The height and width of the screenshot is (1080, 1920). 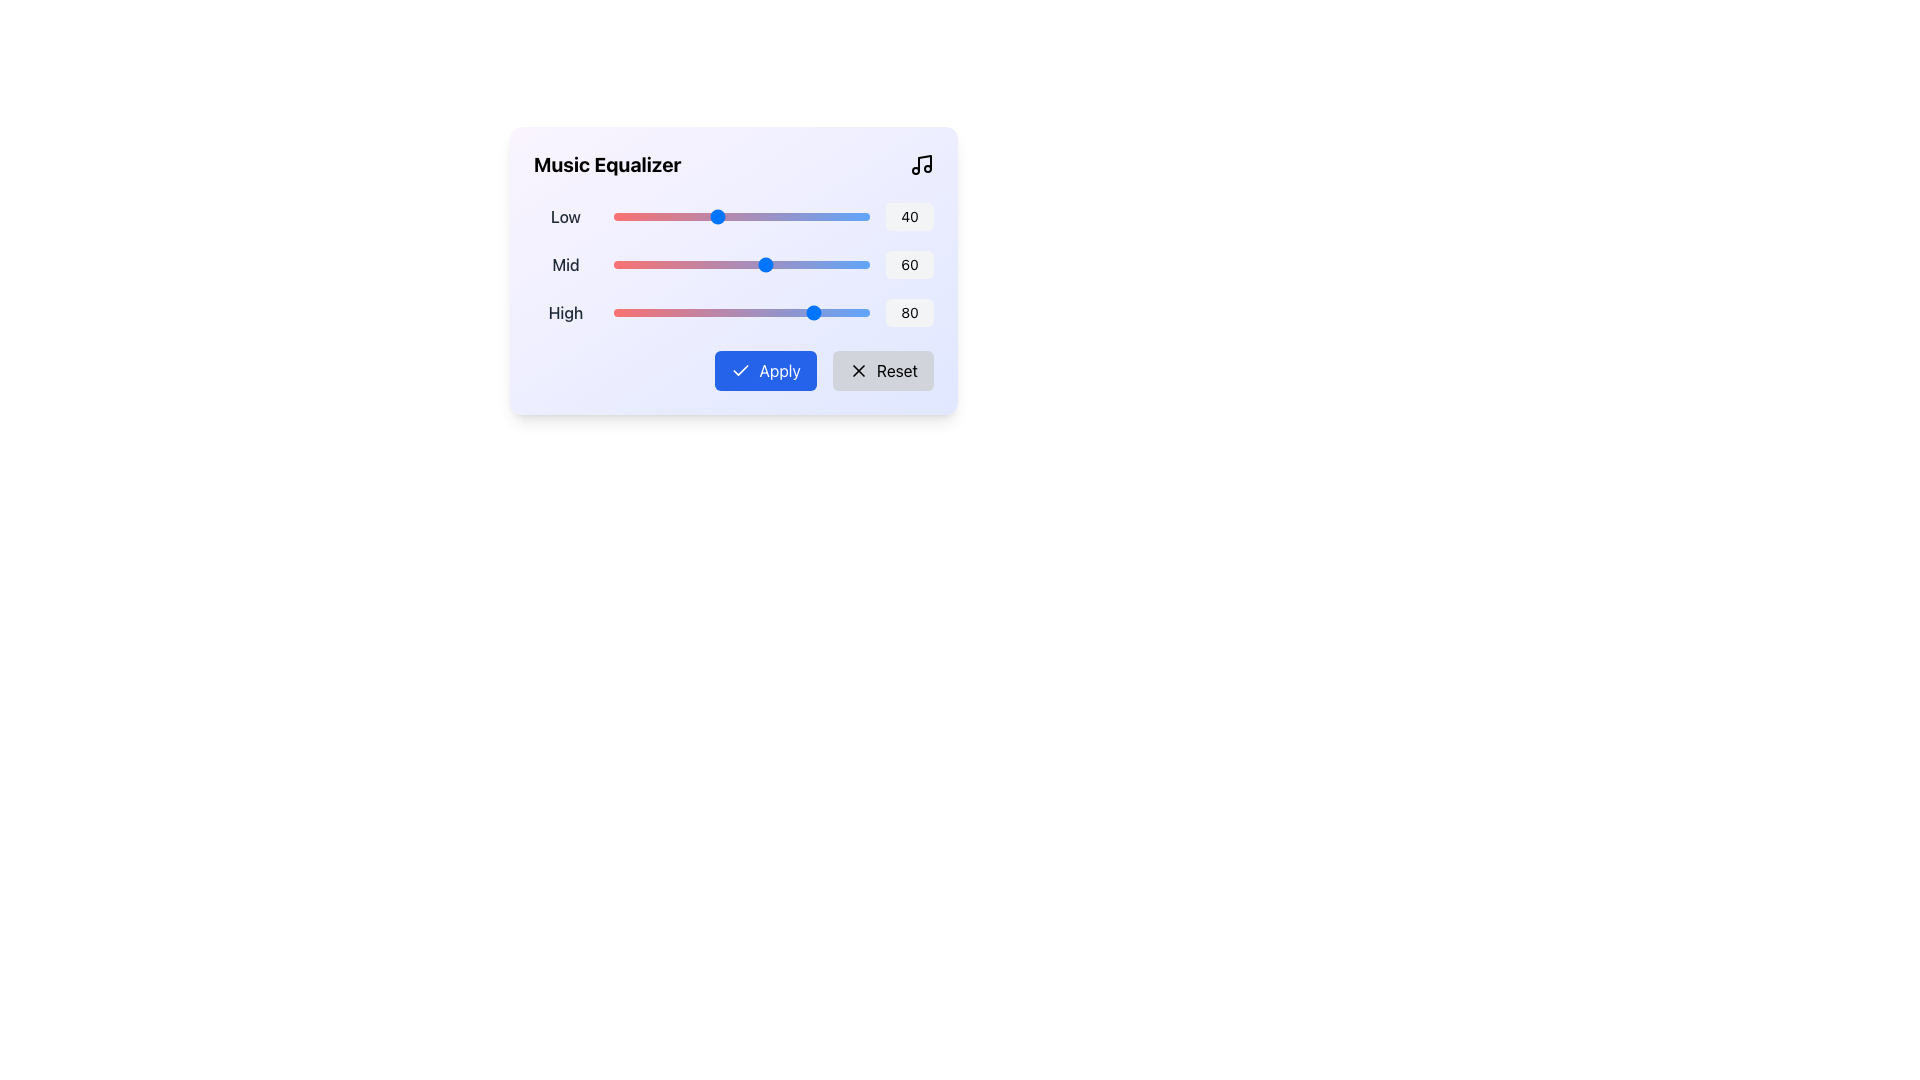 I want to click on the mid-range slider, so click(x=730, y=264).